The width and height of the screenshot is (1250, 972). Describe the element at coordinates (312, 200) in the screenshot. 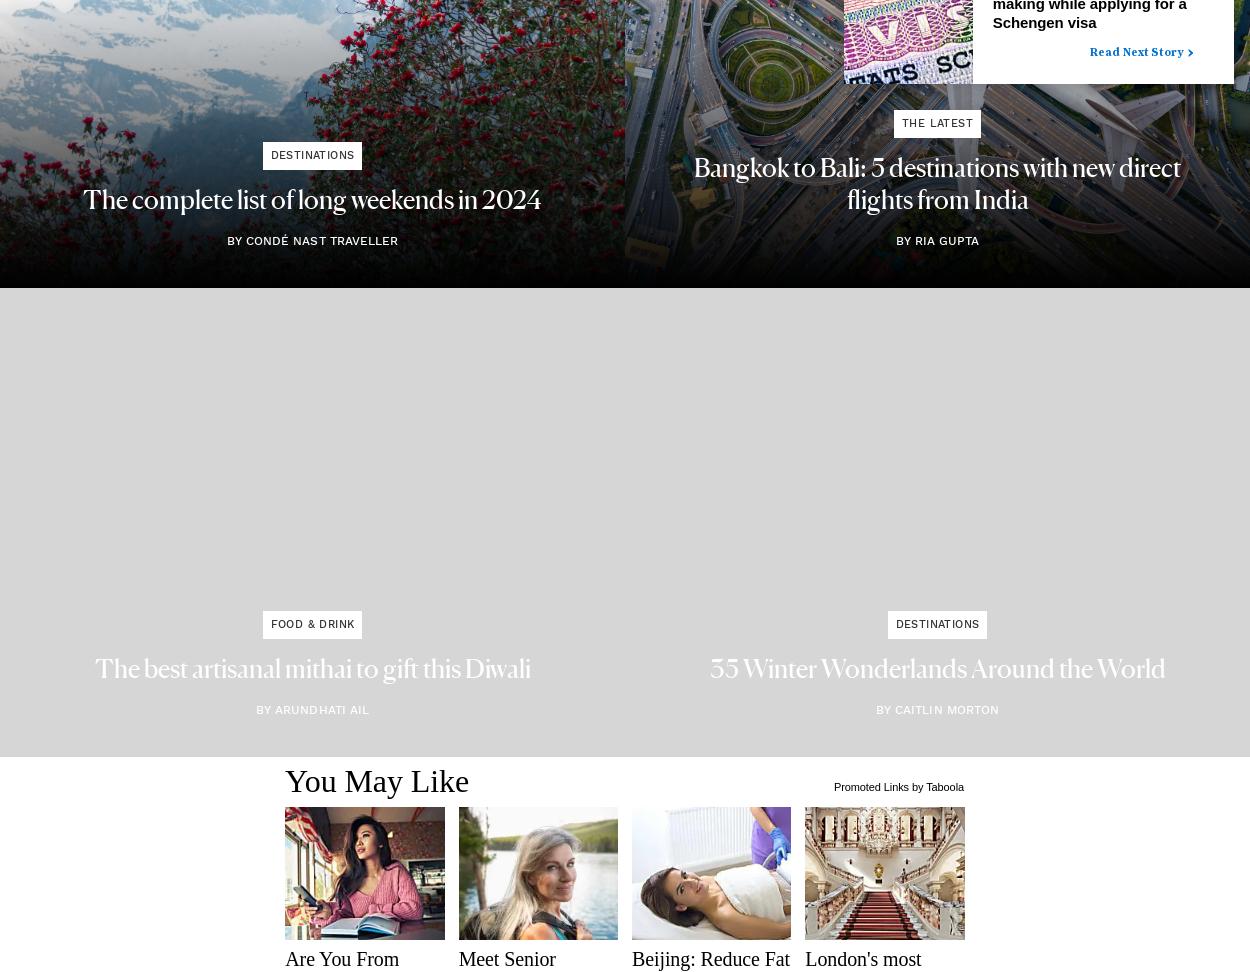

I see `'The complete list of long weekends in 2024'` at that location.